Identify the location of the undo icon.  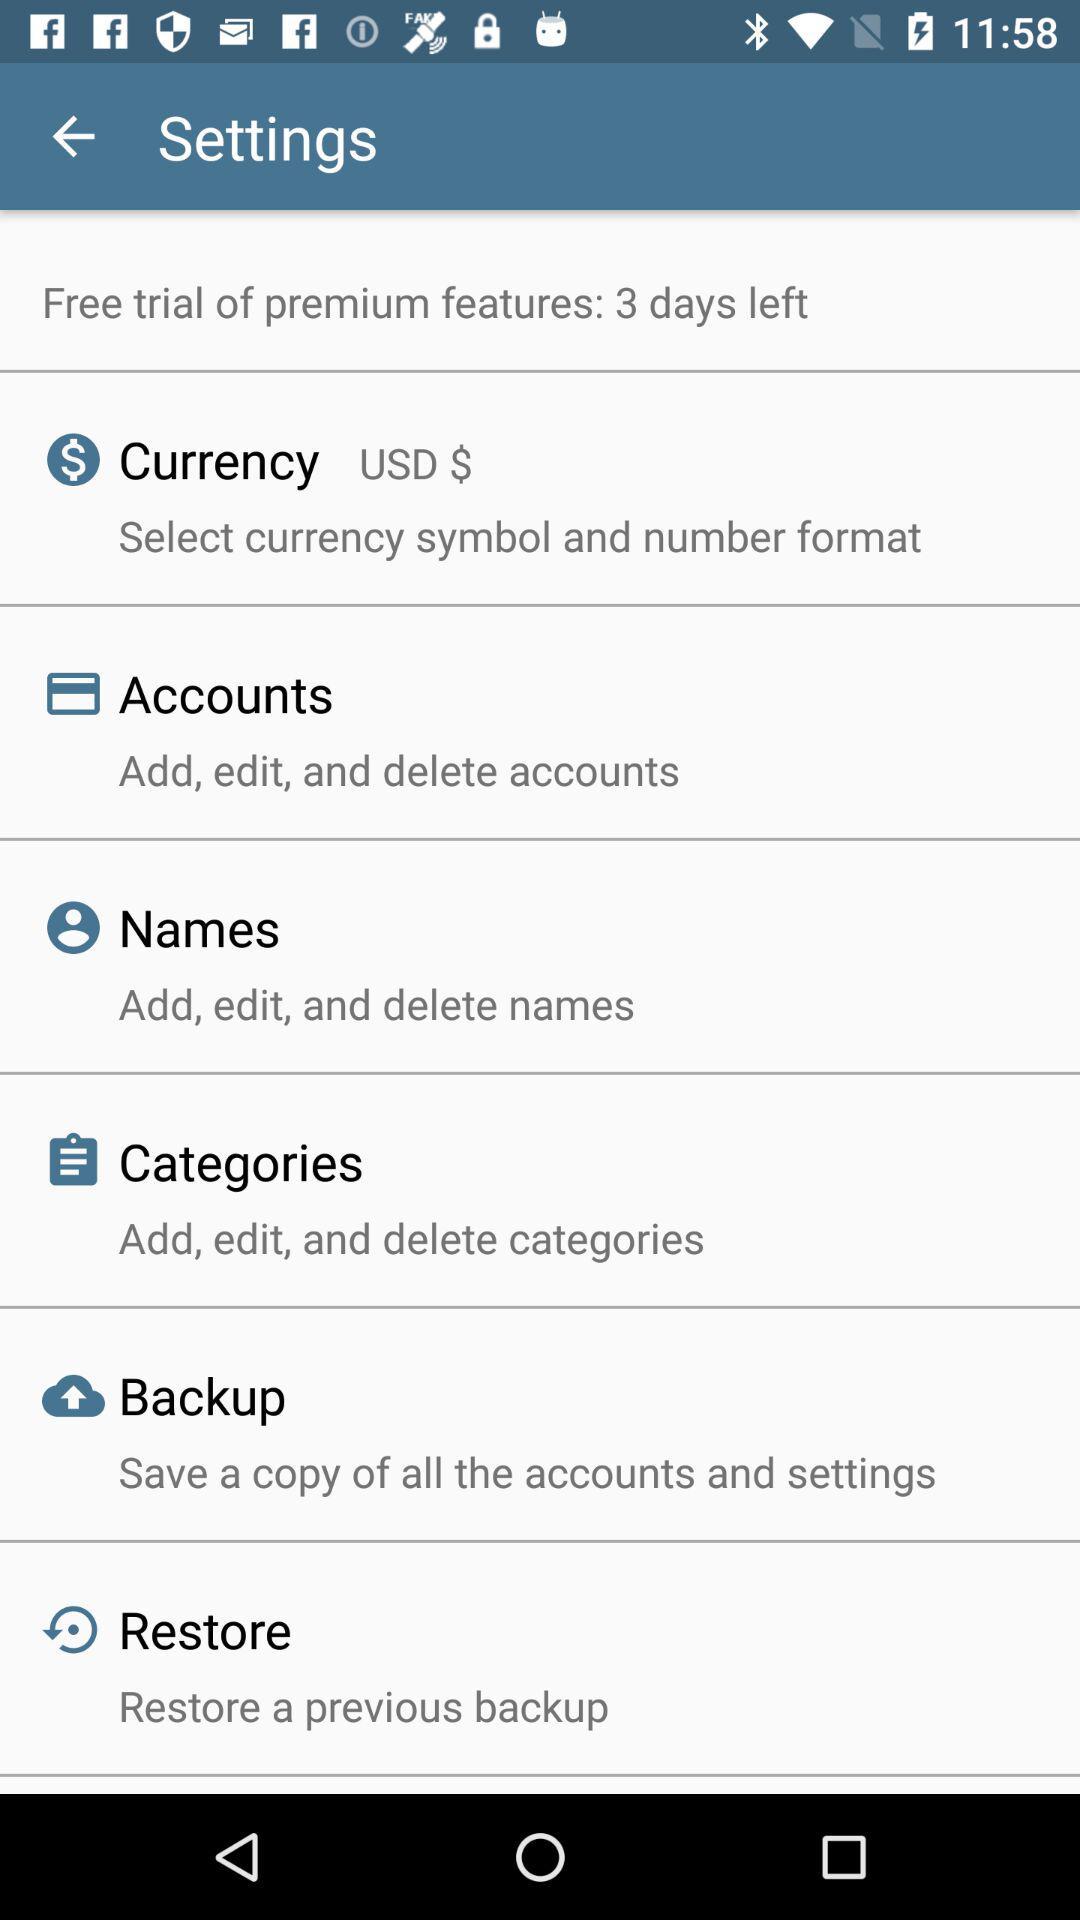
(51, 1603).